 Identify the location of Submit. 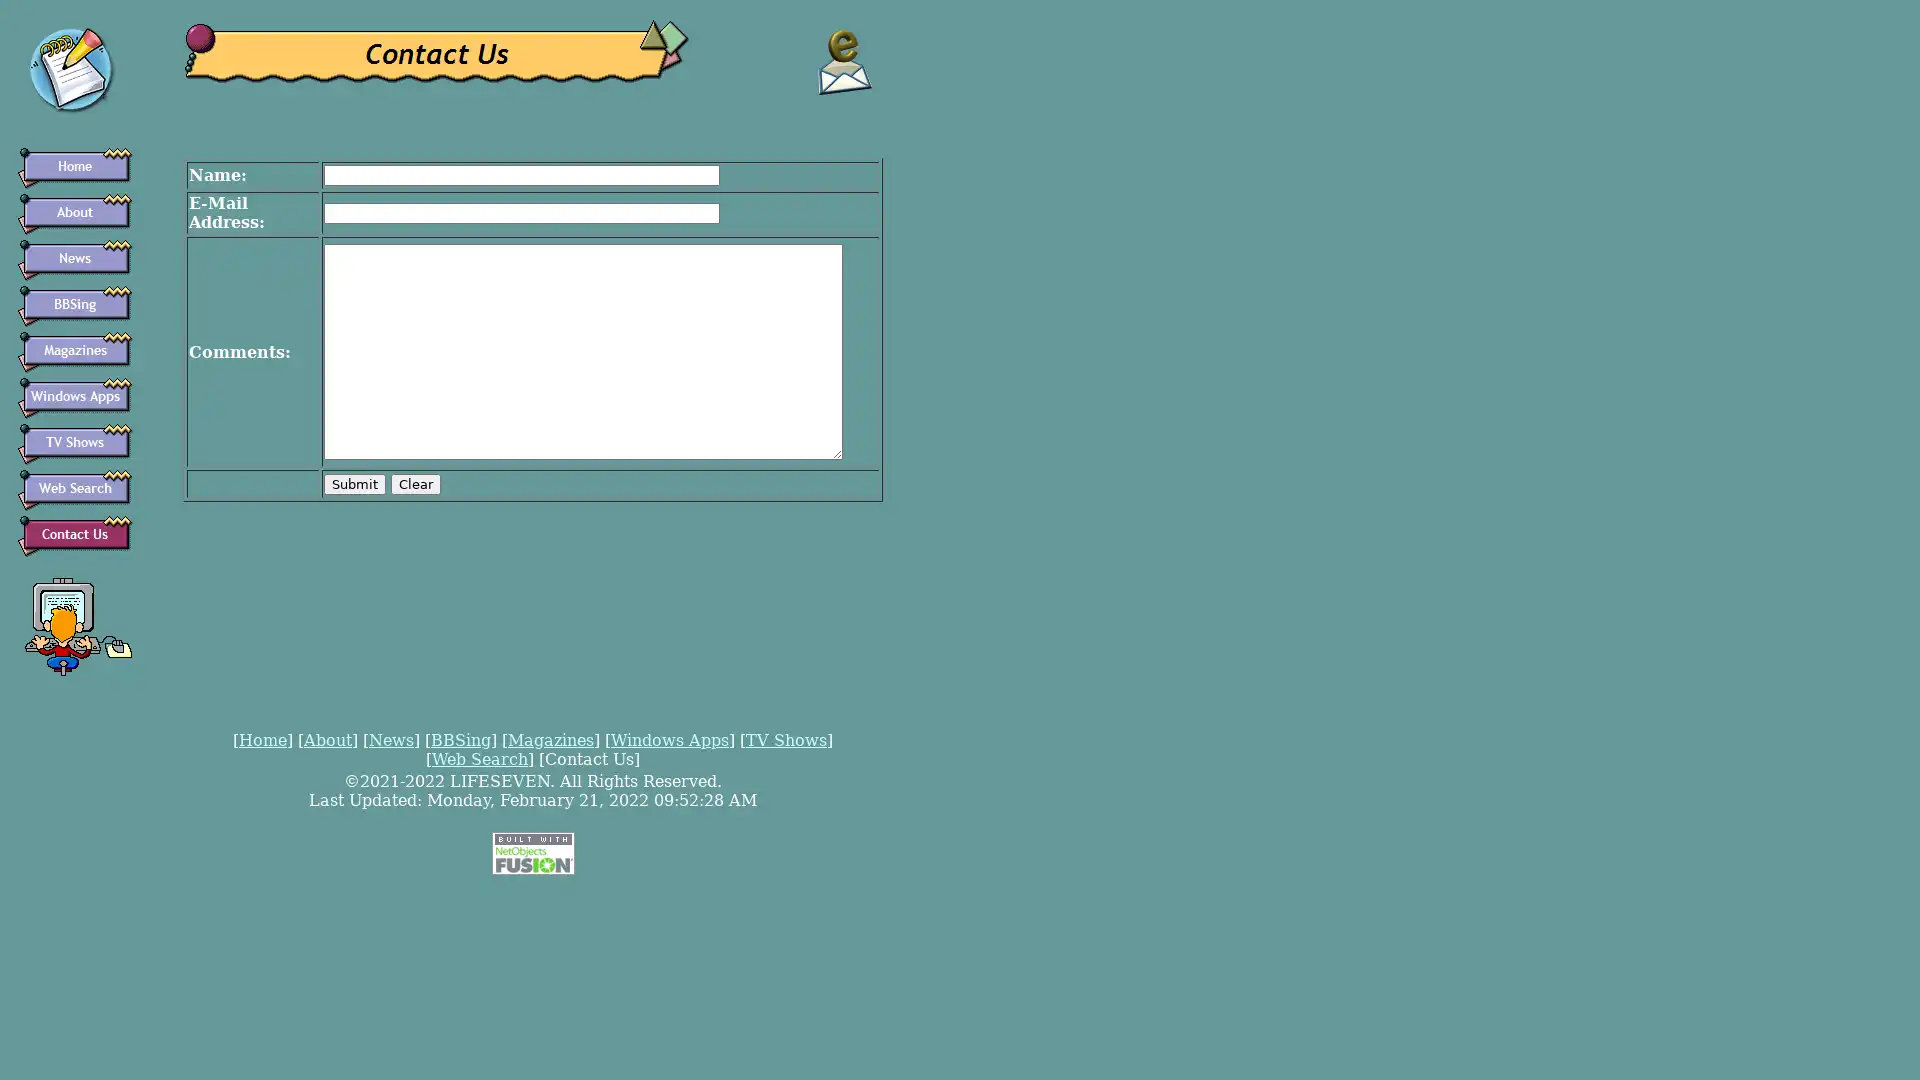
(355, 483).